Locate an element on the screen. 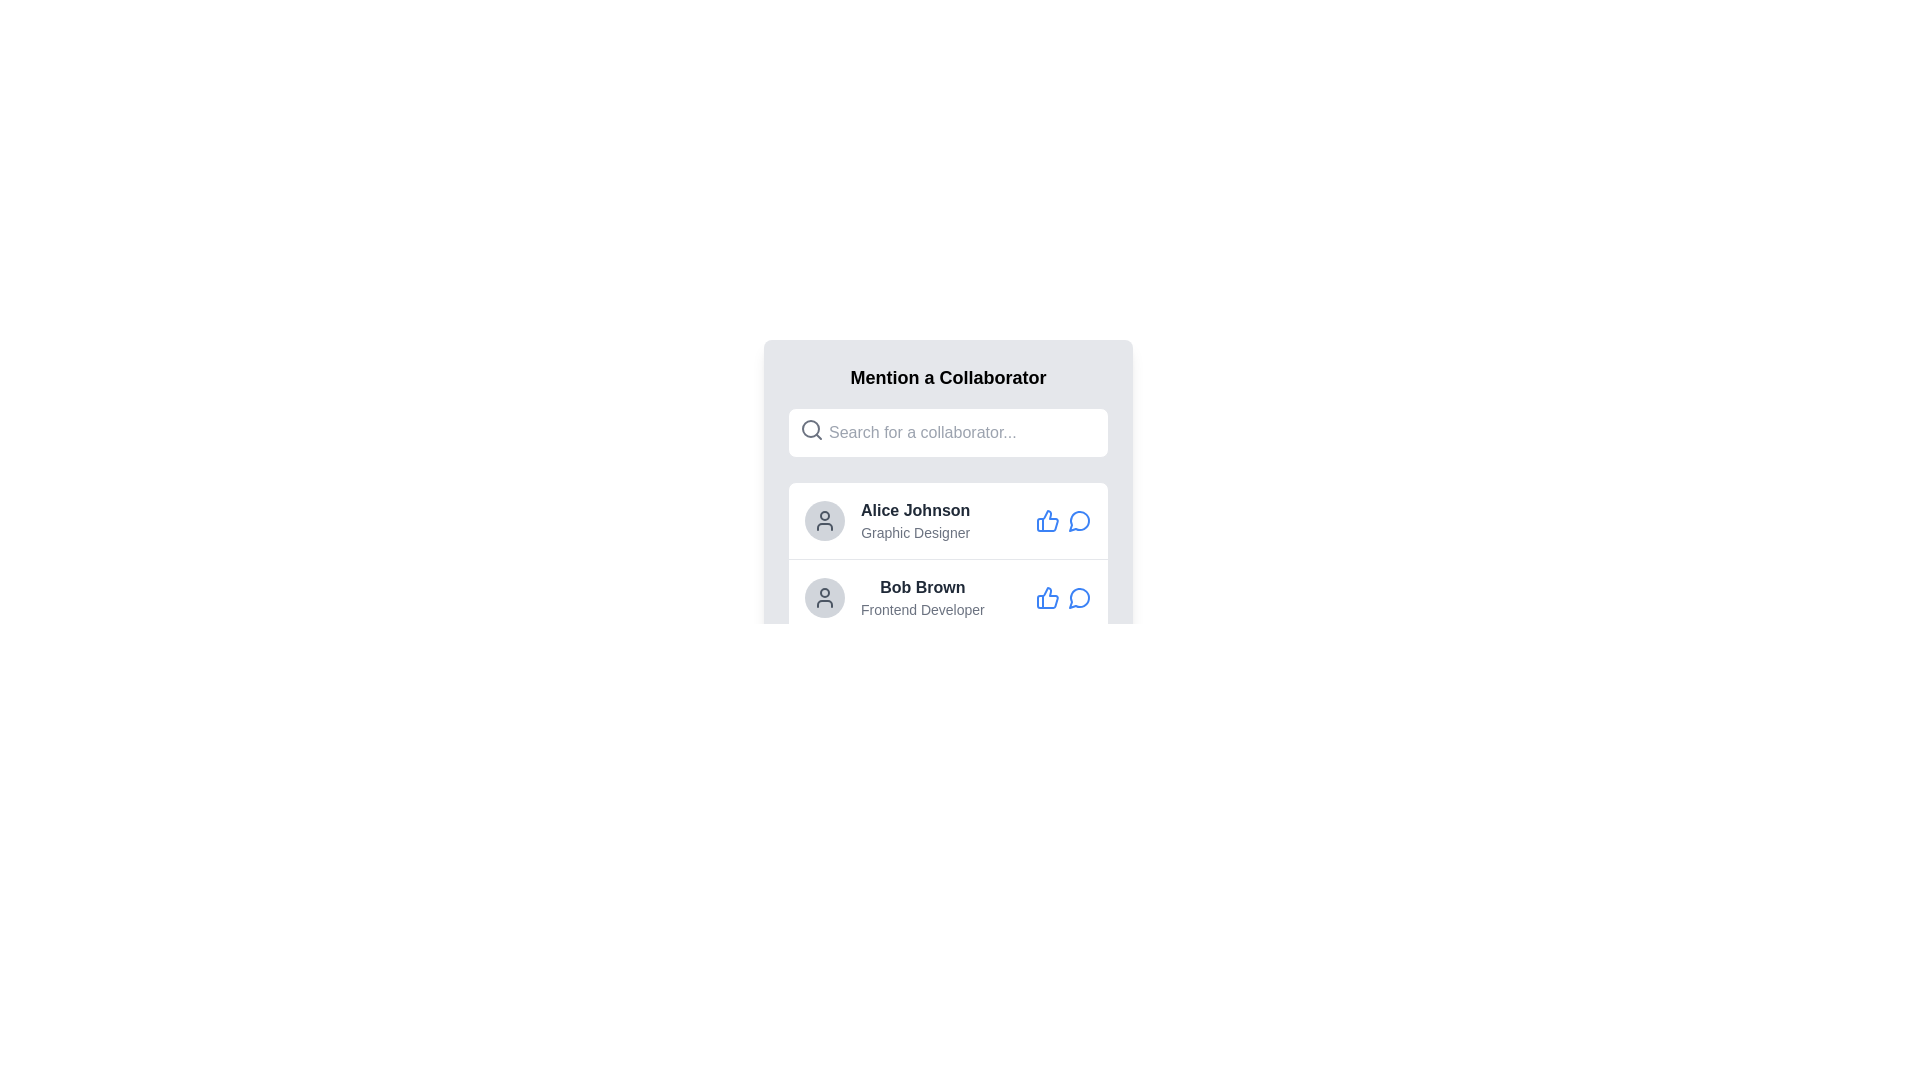 The height and width of the screenshot is (1080, 1920). the text-based informational display component representing a collaborator's profile, located in the collaborator list below the search bar is located at coordinates (914, 519).